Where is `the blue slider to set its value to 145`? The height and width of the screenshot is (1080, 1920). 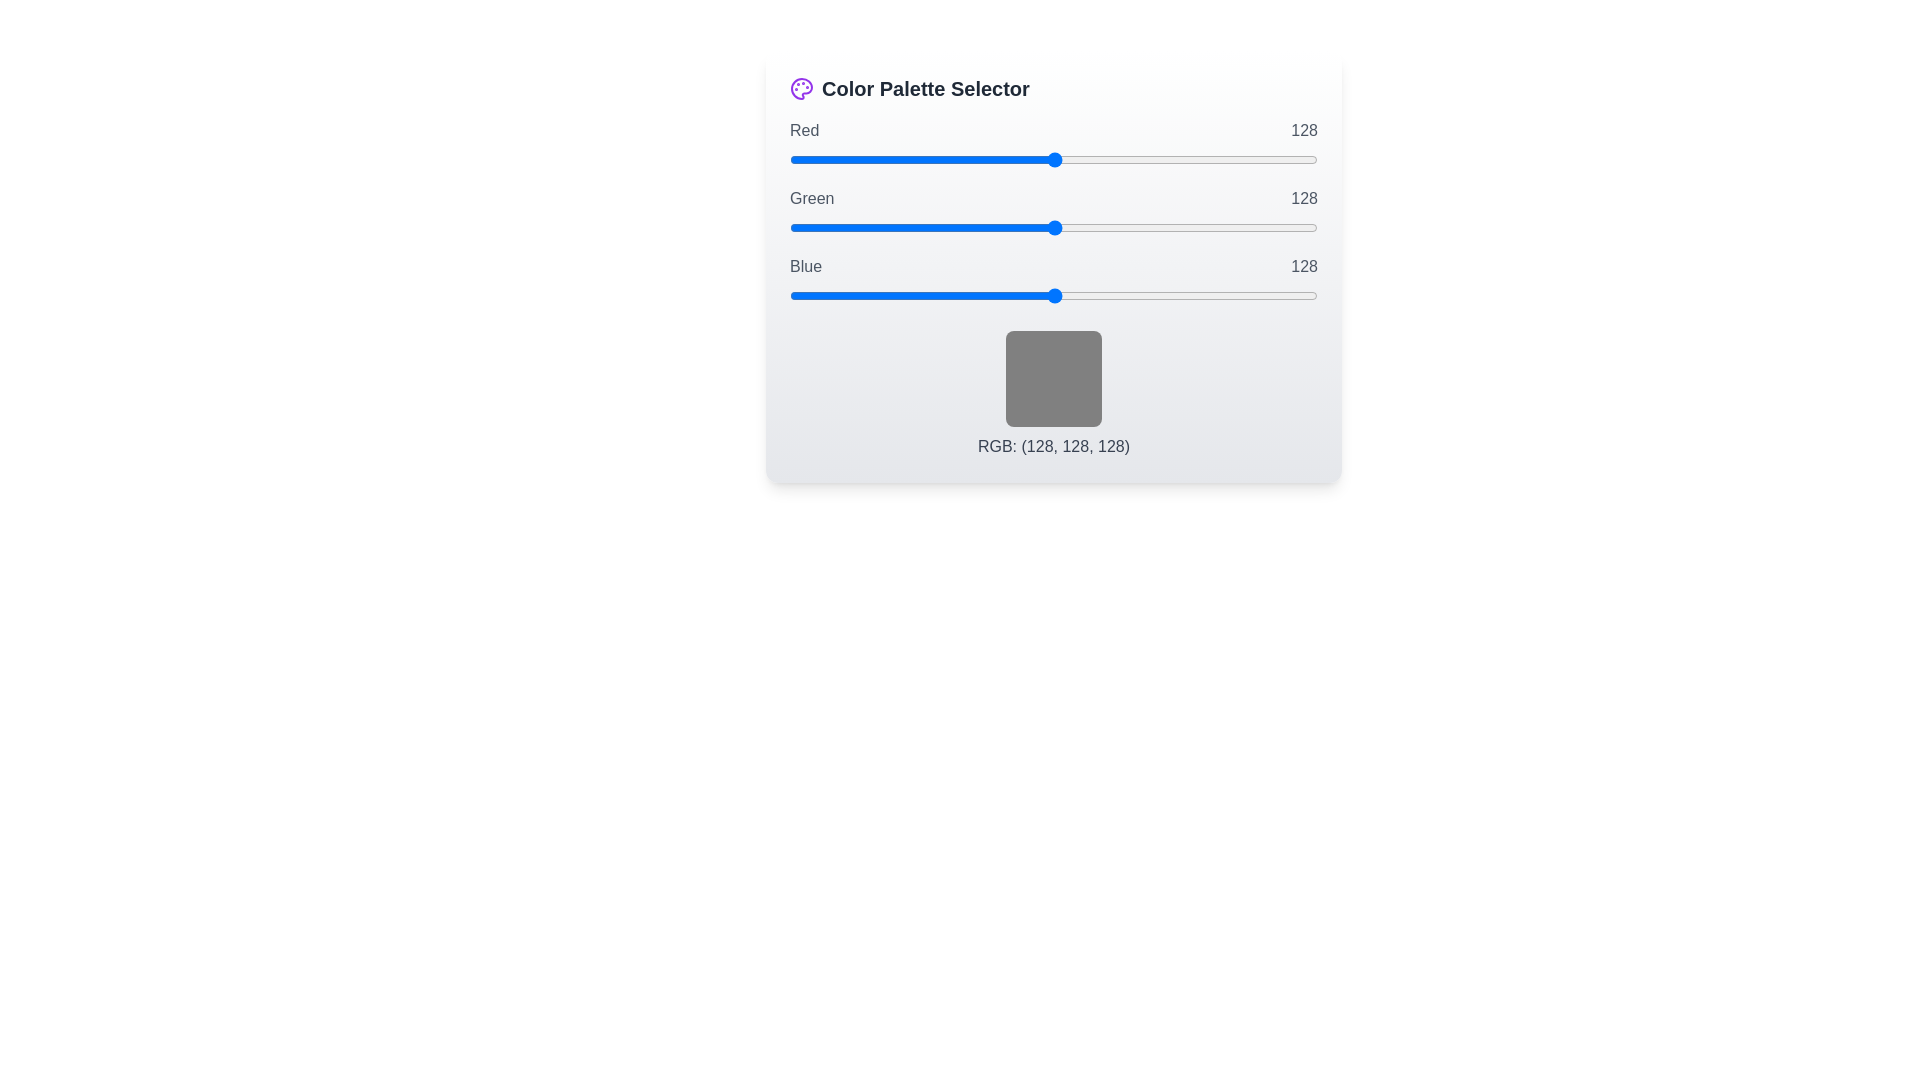
the blue slider to set its value to 145 is located at coordinates (1089, 296).